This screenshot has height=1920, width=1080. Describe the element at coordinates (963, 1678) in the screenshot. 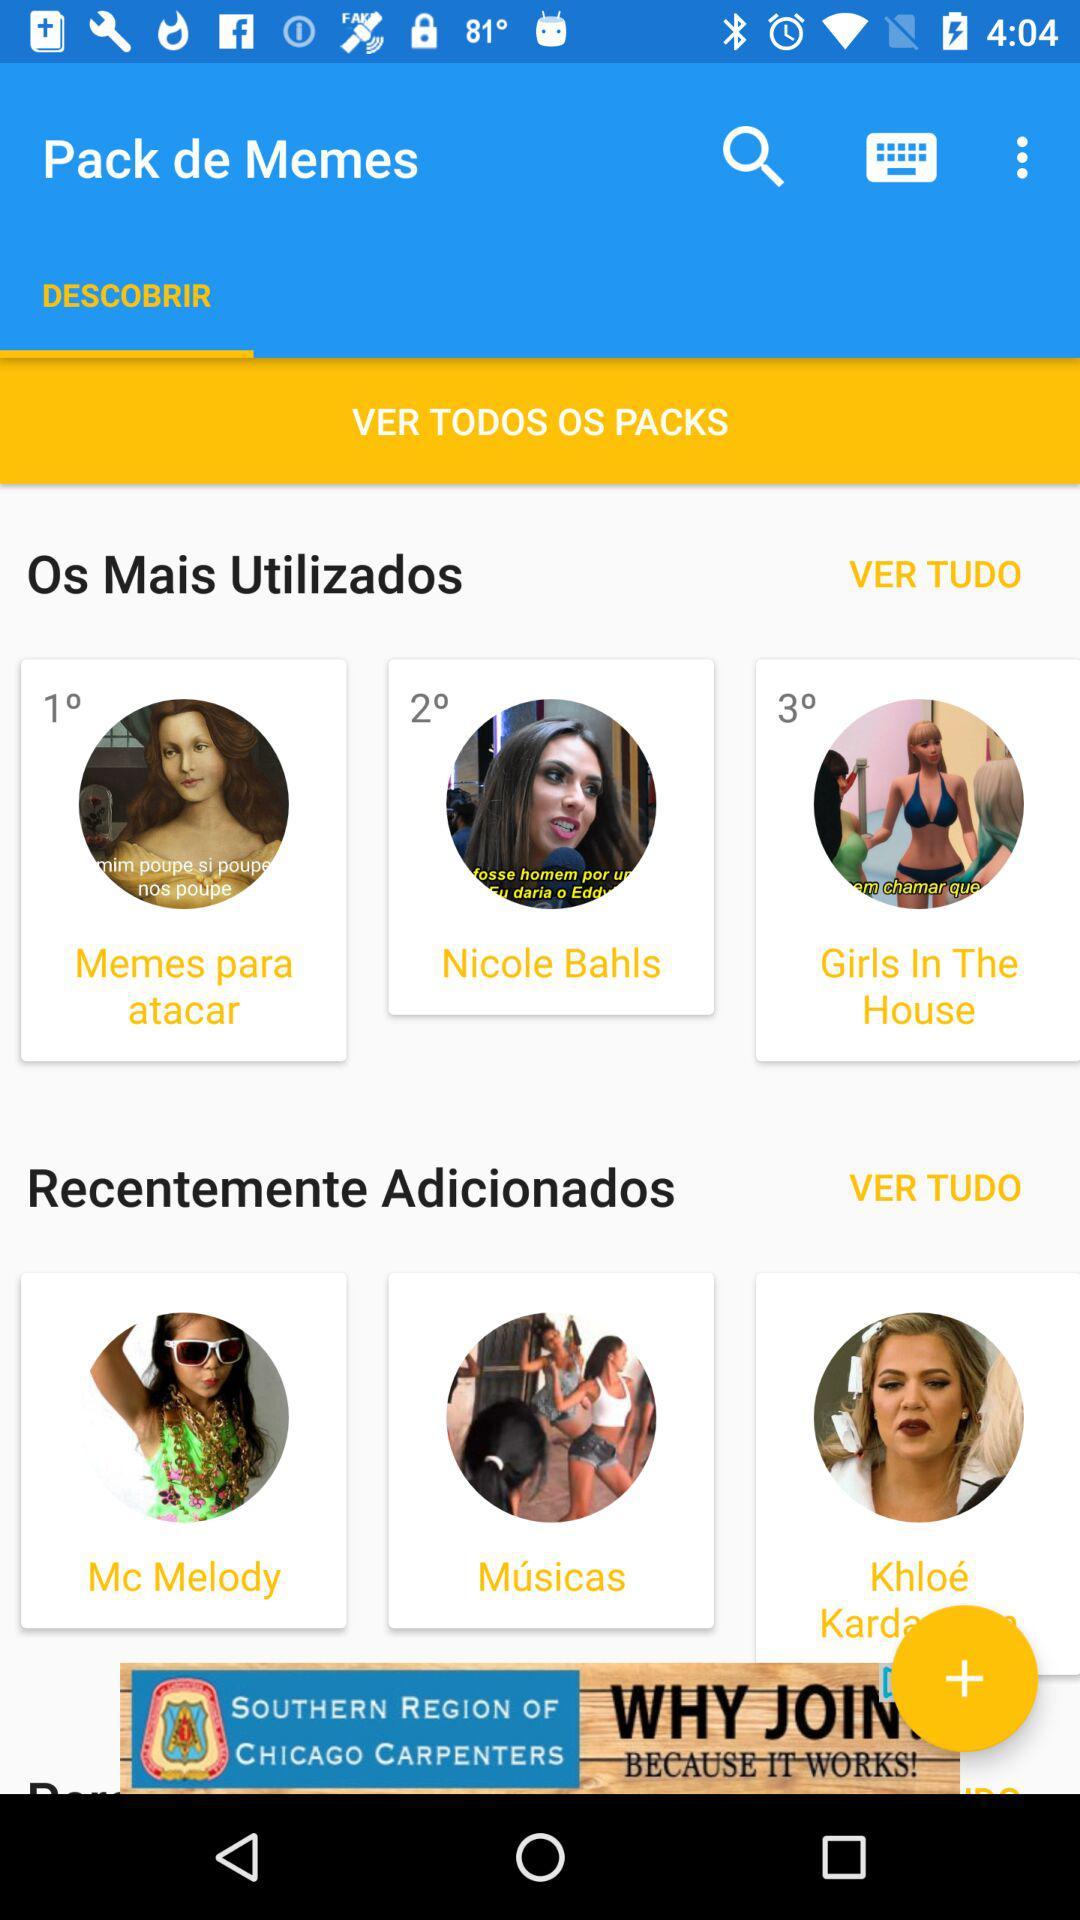

I see `photo` at that location.